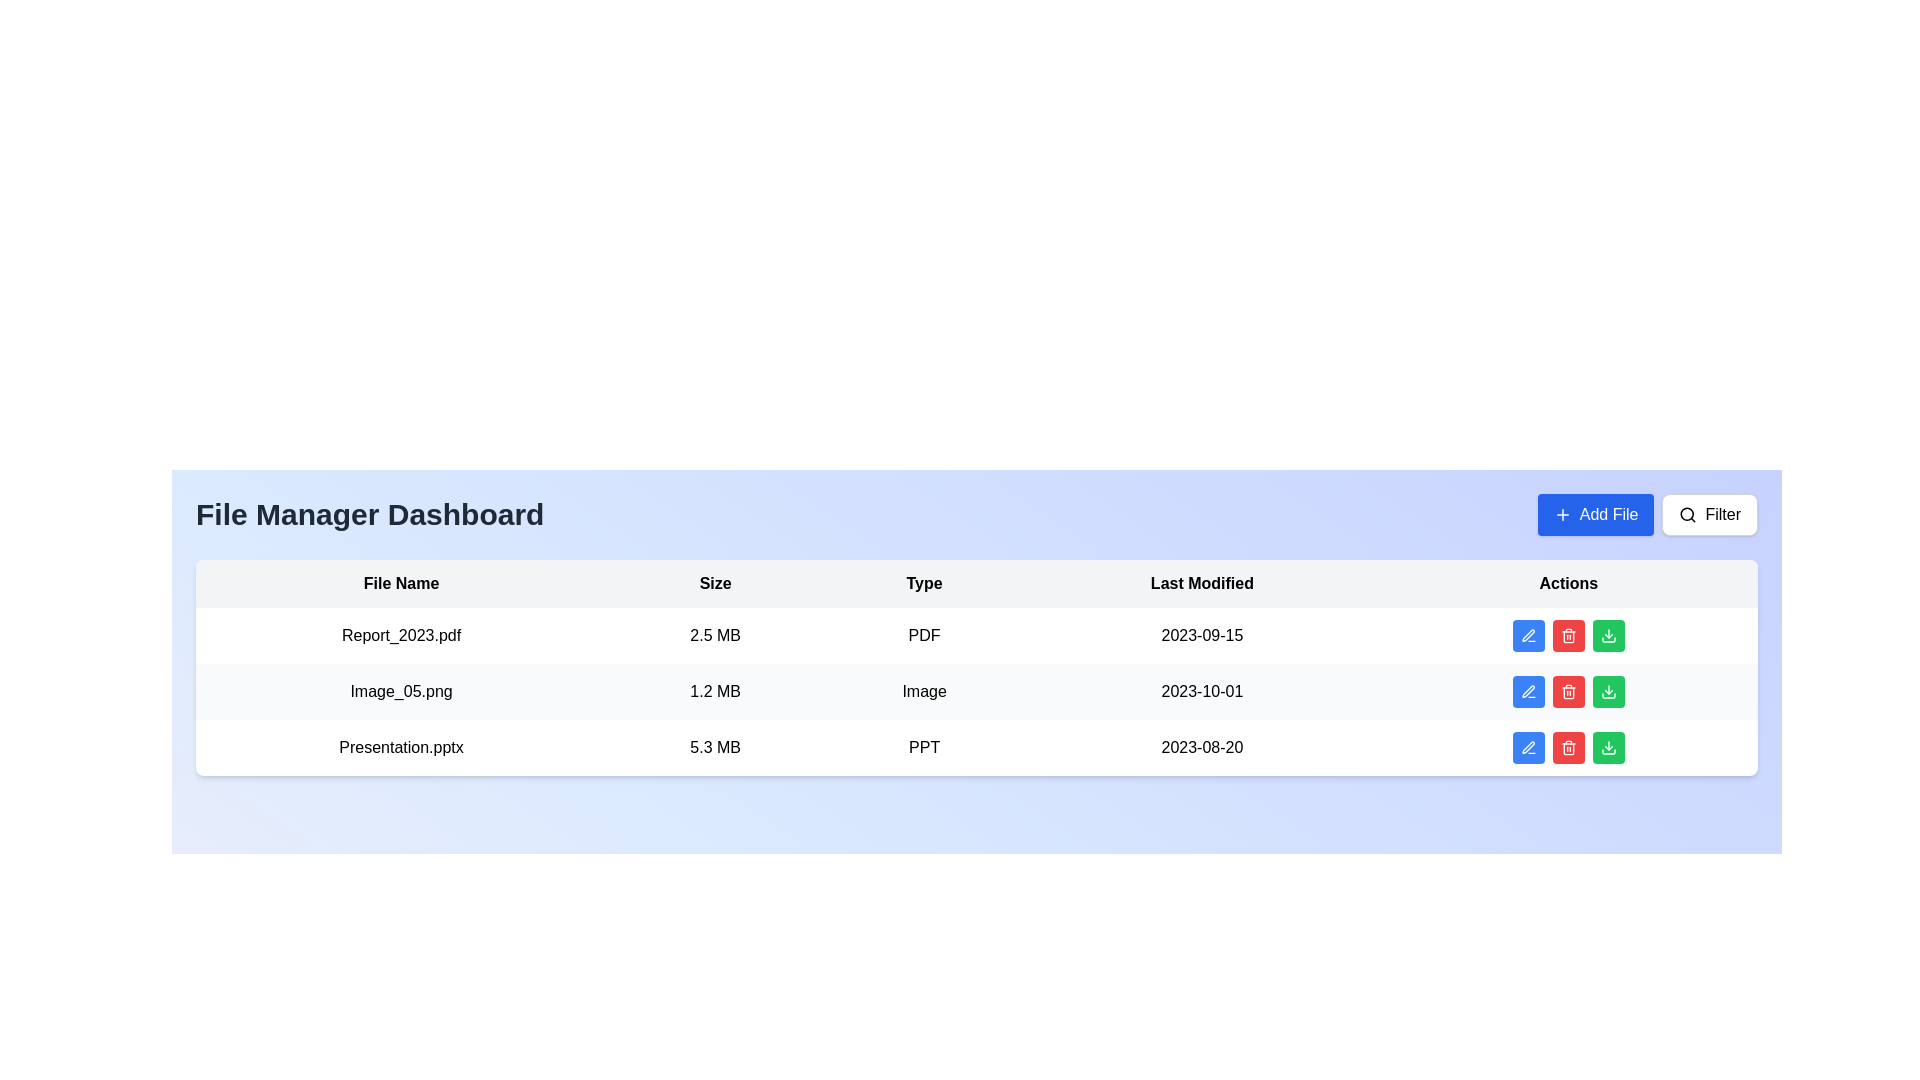  What do you see at coordinates (400, 690) in the screenshot?
I see `the text field displaying the file name 'Image_05.png', which is located in the second row of a table under the 'File Name' column` at bounding box center [400, 690].